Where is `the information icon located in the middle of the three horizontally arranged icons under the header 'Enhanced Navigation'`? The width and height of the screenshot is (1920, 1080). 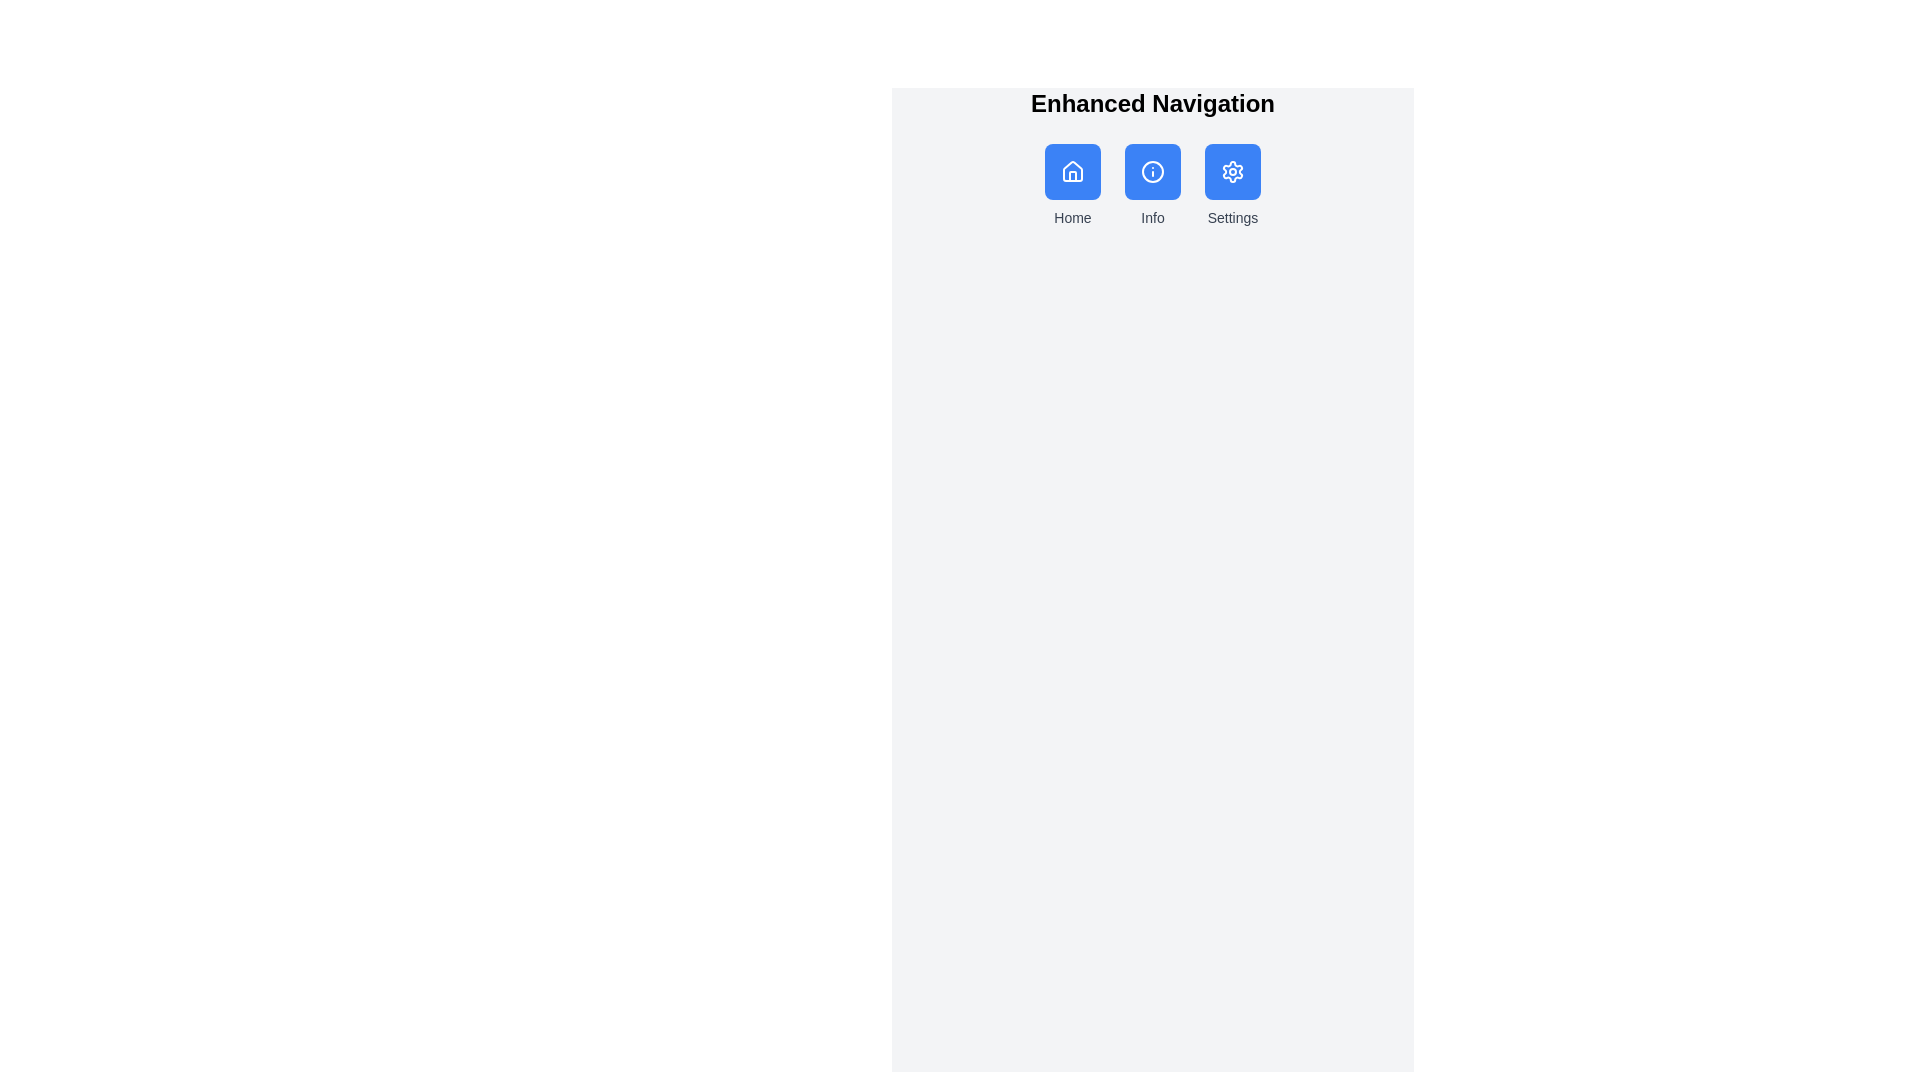
the information icon located in the middle of the three horizontally arranged icons under the header 'Enhanced Navigation' is located at coordinates (1152, 171).